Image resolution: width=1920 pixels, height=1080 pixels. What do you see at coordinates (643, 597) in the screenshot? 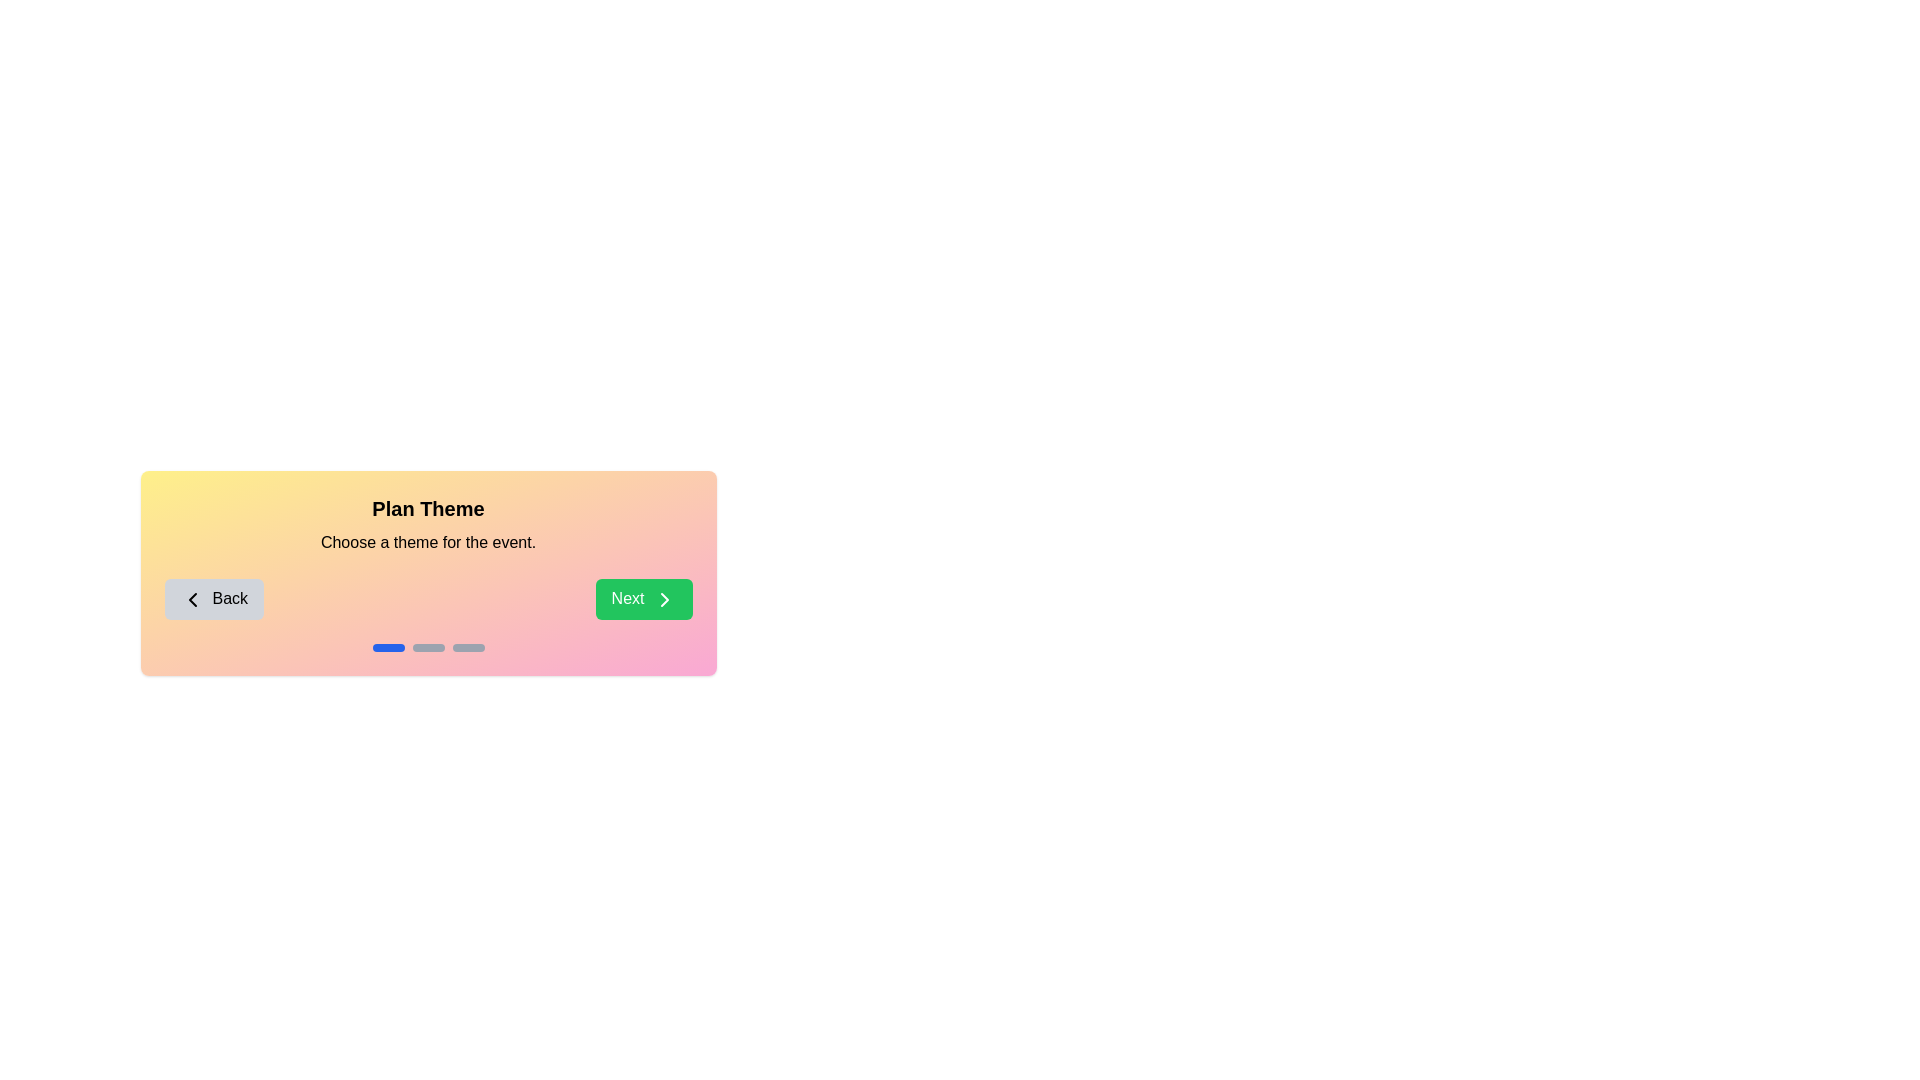
I see `the Next button to navigate to the next step` at bounding box center [643, 597].